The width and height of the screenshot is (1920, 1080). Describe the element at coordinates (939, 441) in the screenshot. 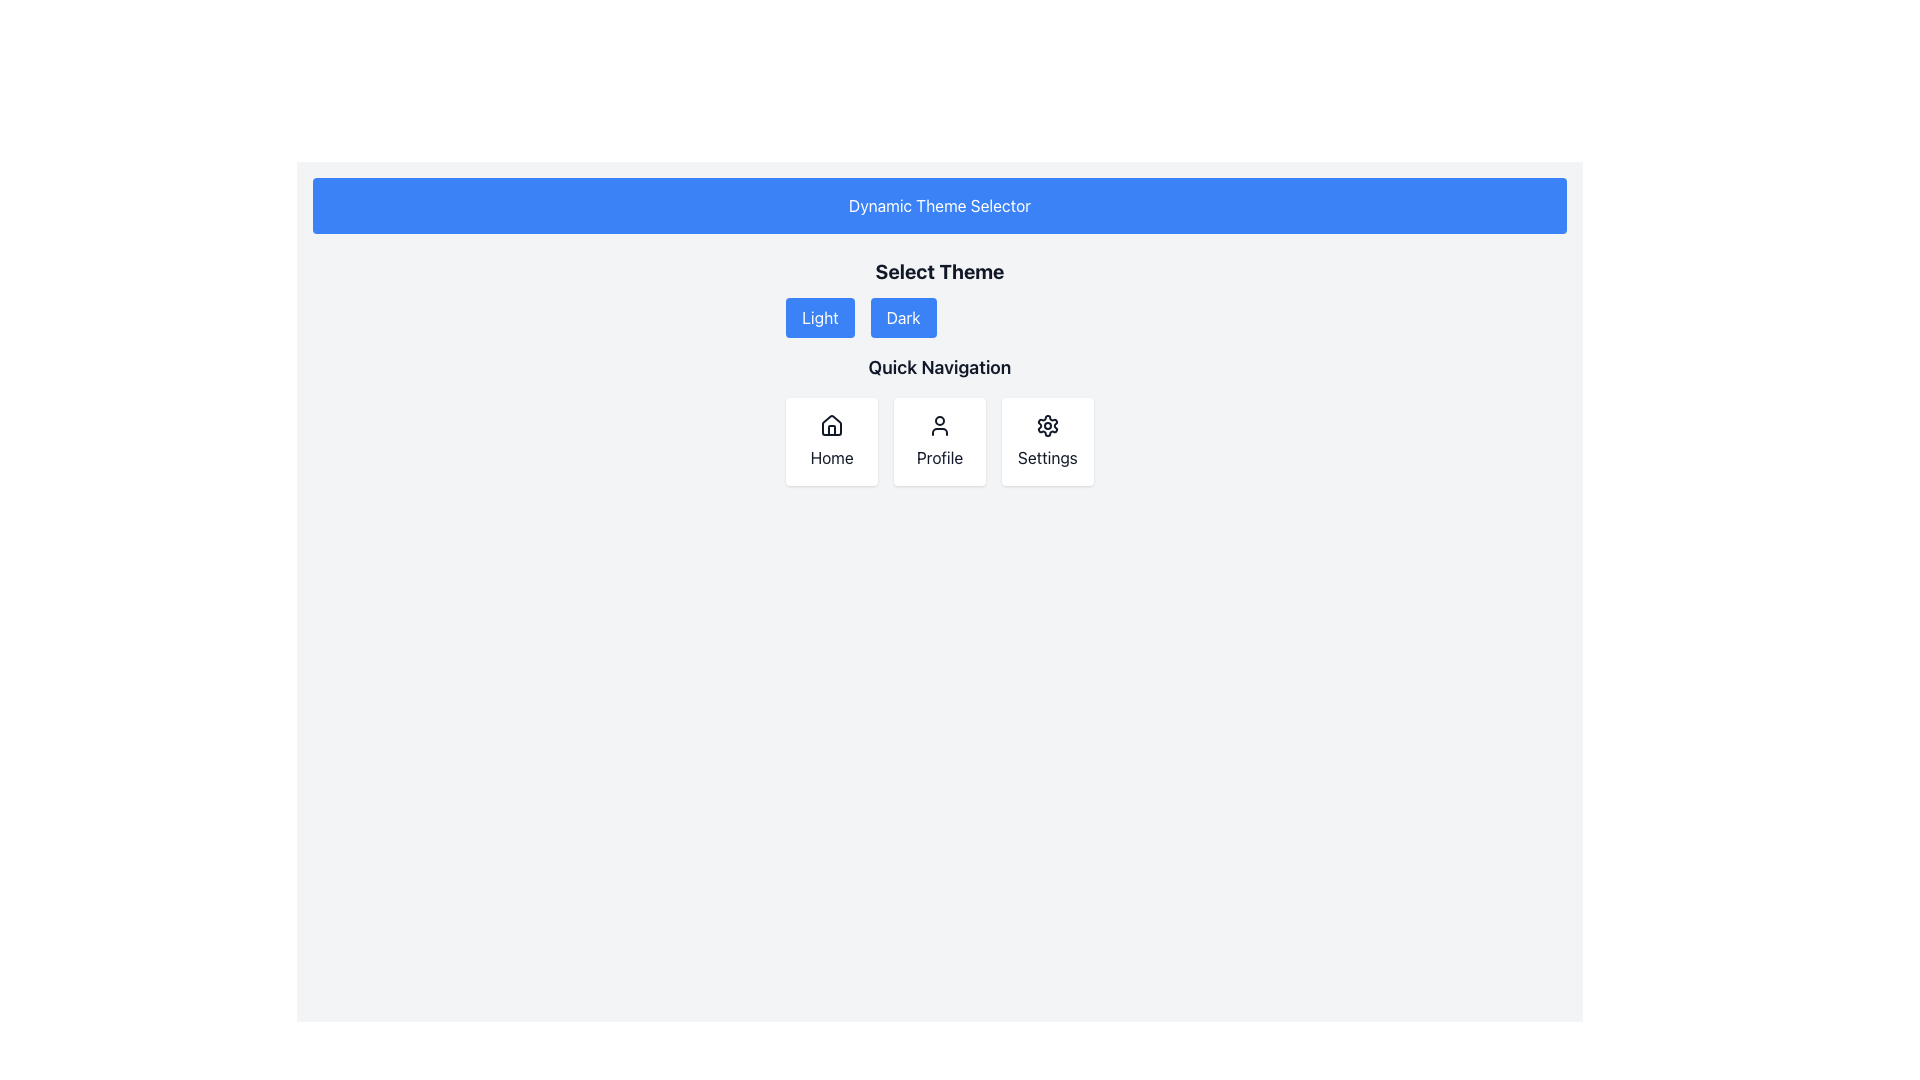

I see `the 'Profile' button, which is a rectangular card with a white background, a user figure icon, and the text 'Profile' below it, positioned centrally between the 'Home' and 'Settings' cards in the grid layout` at that location.